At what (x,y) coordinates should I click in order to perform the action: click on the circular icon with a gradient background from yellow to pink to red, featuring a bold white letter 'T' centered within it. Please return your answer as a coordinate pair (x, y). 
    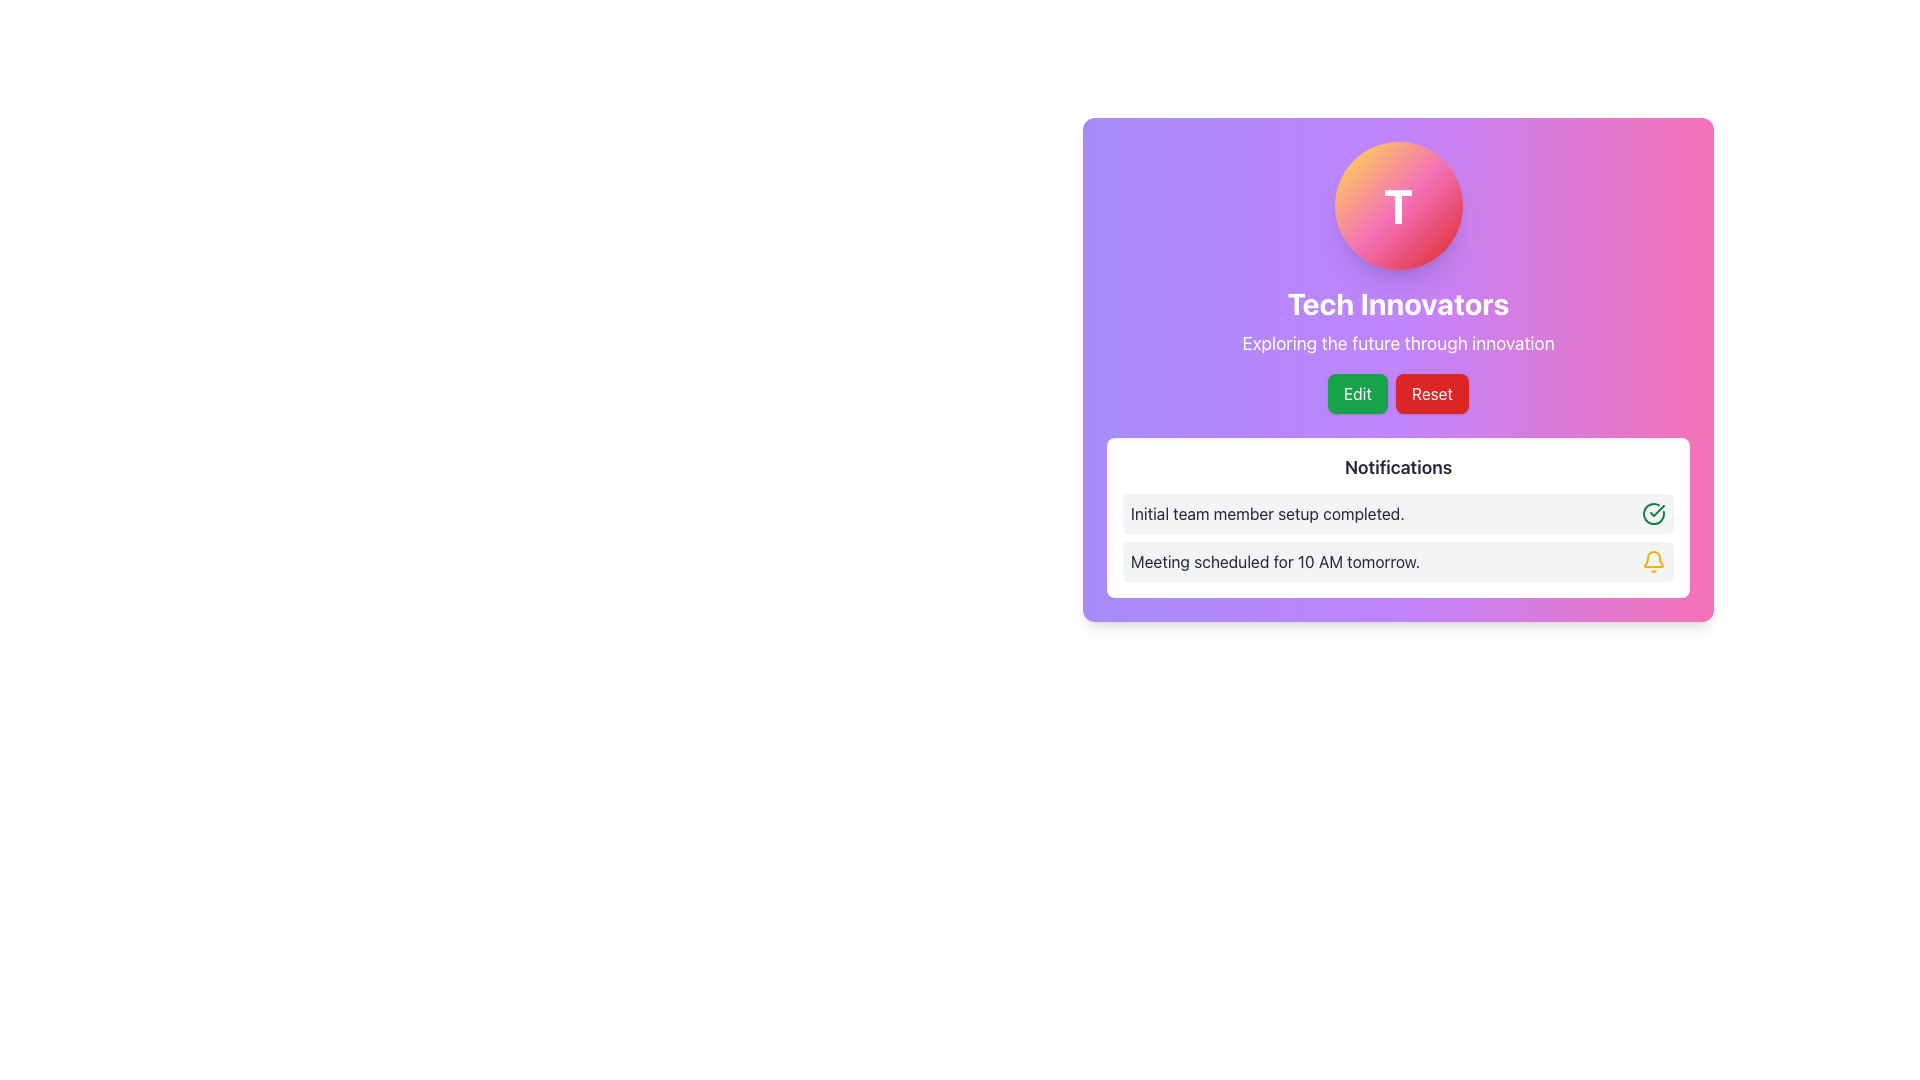
    Looking at the image, I should click on (1397, 205).